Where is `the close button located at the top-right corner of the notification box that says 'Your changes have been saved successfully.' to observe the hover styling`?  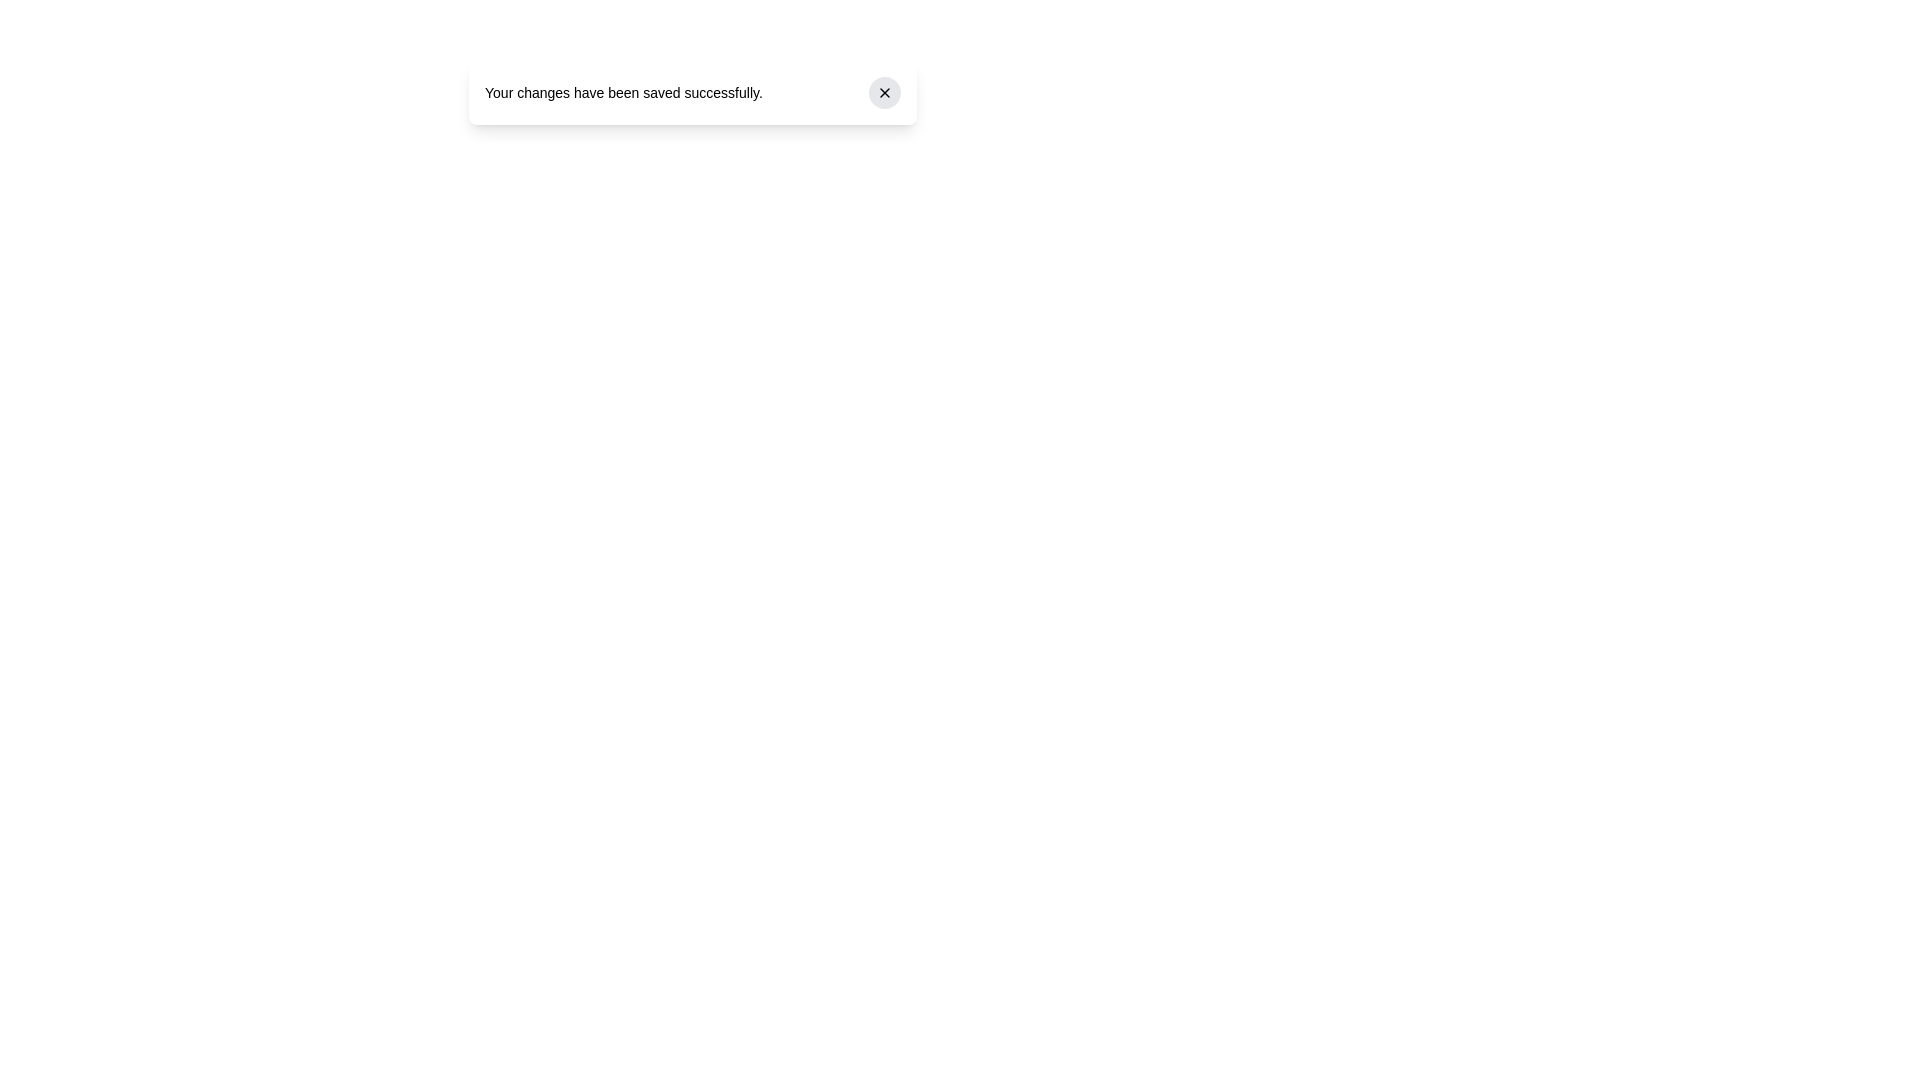
the close button located at the top-right corner of the notification box that says 'Your changes have been saved successfully.' to observe the hover styling is located at coordinates (883, 92).